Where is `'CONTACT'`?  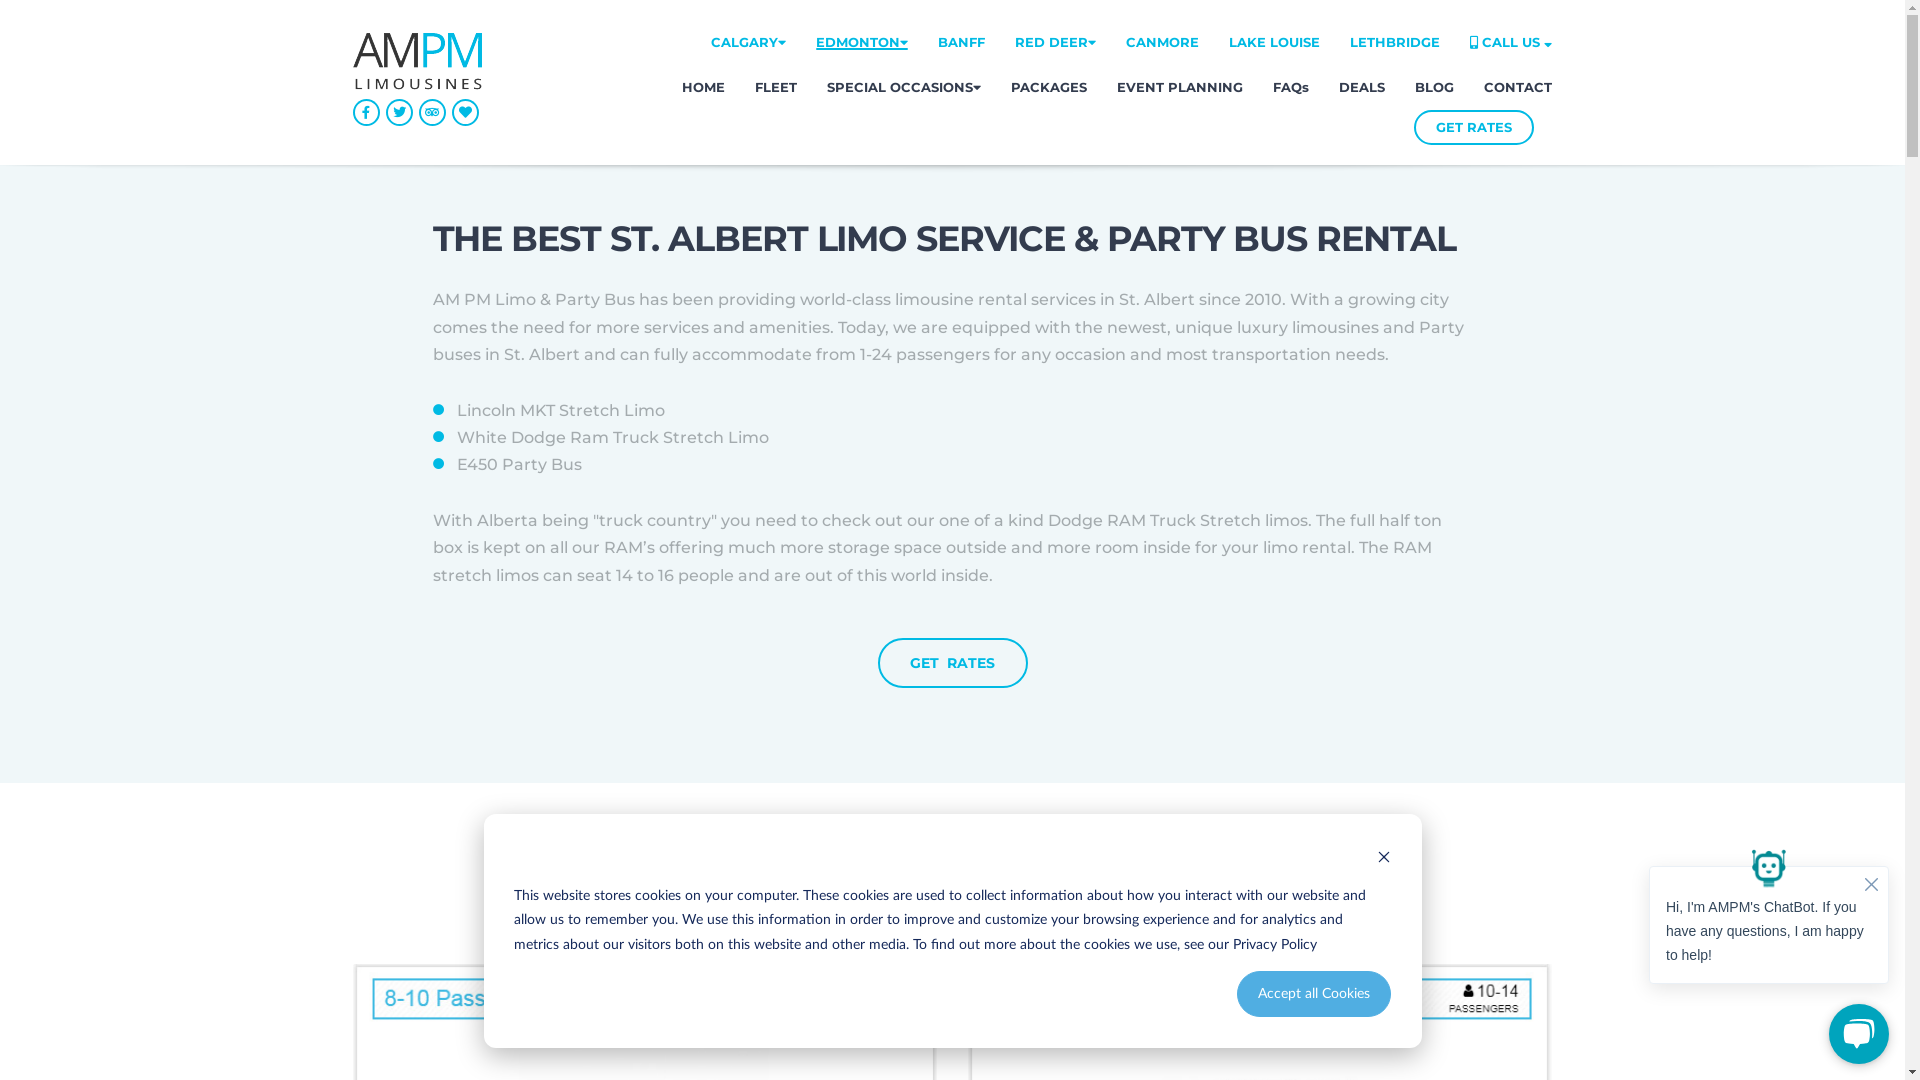
'CONTACT' is located at coordinates (1517, 86).